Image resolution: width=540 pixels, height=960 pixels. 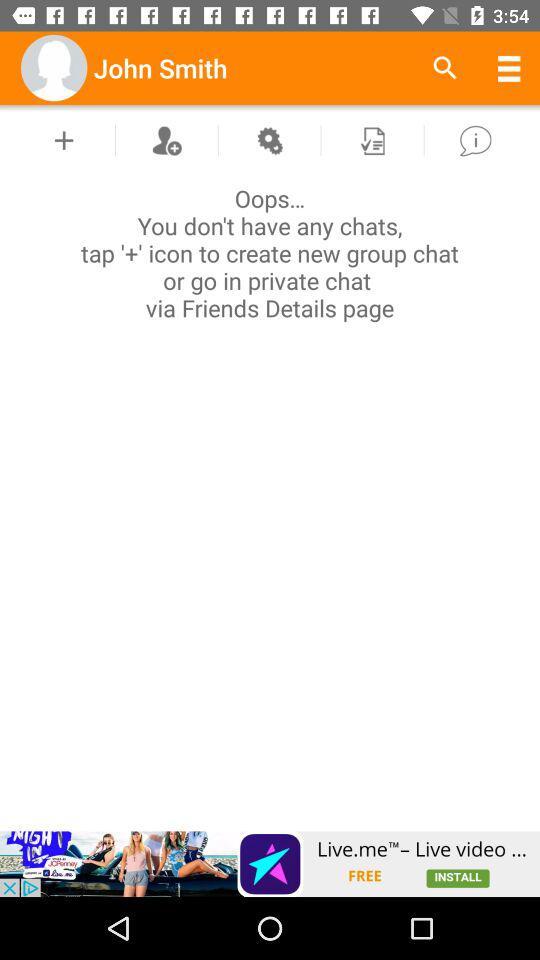 What do you see at coordinates (372, 139) in the screenshot?
I see `the description icon` at bounding box center [372, 139].